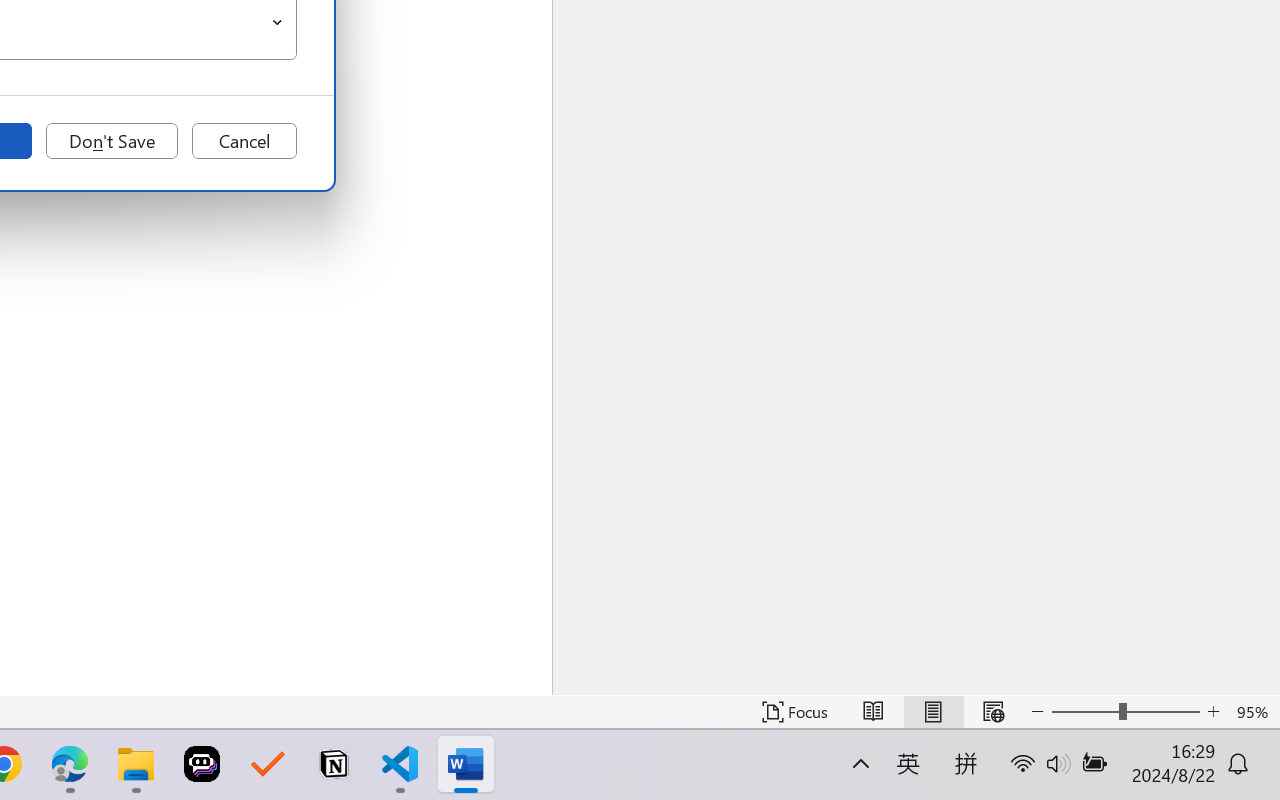 This screenshot has height=800, width=1280. Describe the element at coordinates (1252, 711) in the screenshot. I see `'Zoom 95%'` at that location.